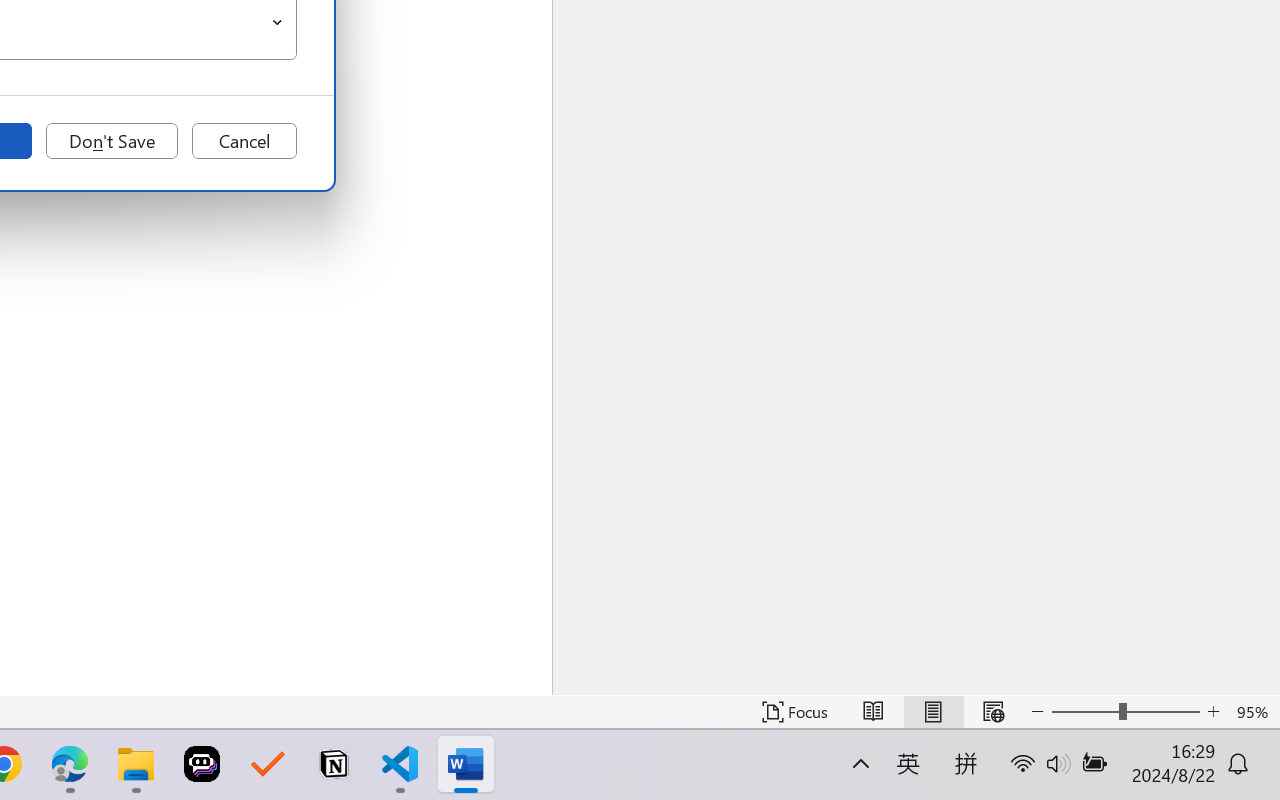 This screenshot has height=800, width=1280. Describe the element at coordinates (1252, 711) in the screenshot. I see `'Zoom 95%'` at that location.